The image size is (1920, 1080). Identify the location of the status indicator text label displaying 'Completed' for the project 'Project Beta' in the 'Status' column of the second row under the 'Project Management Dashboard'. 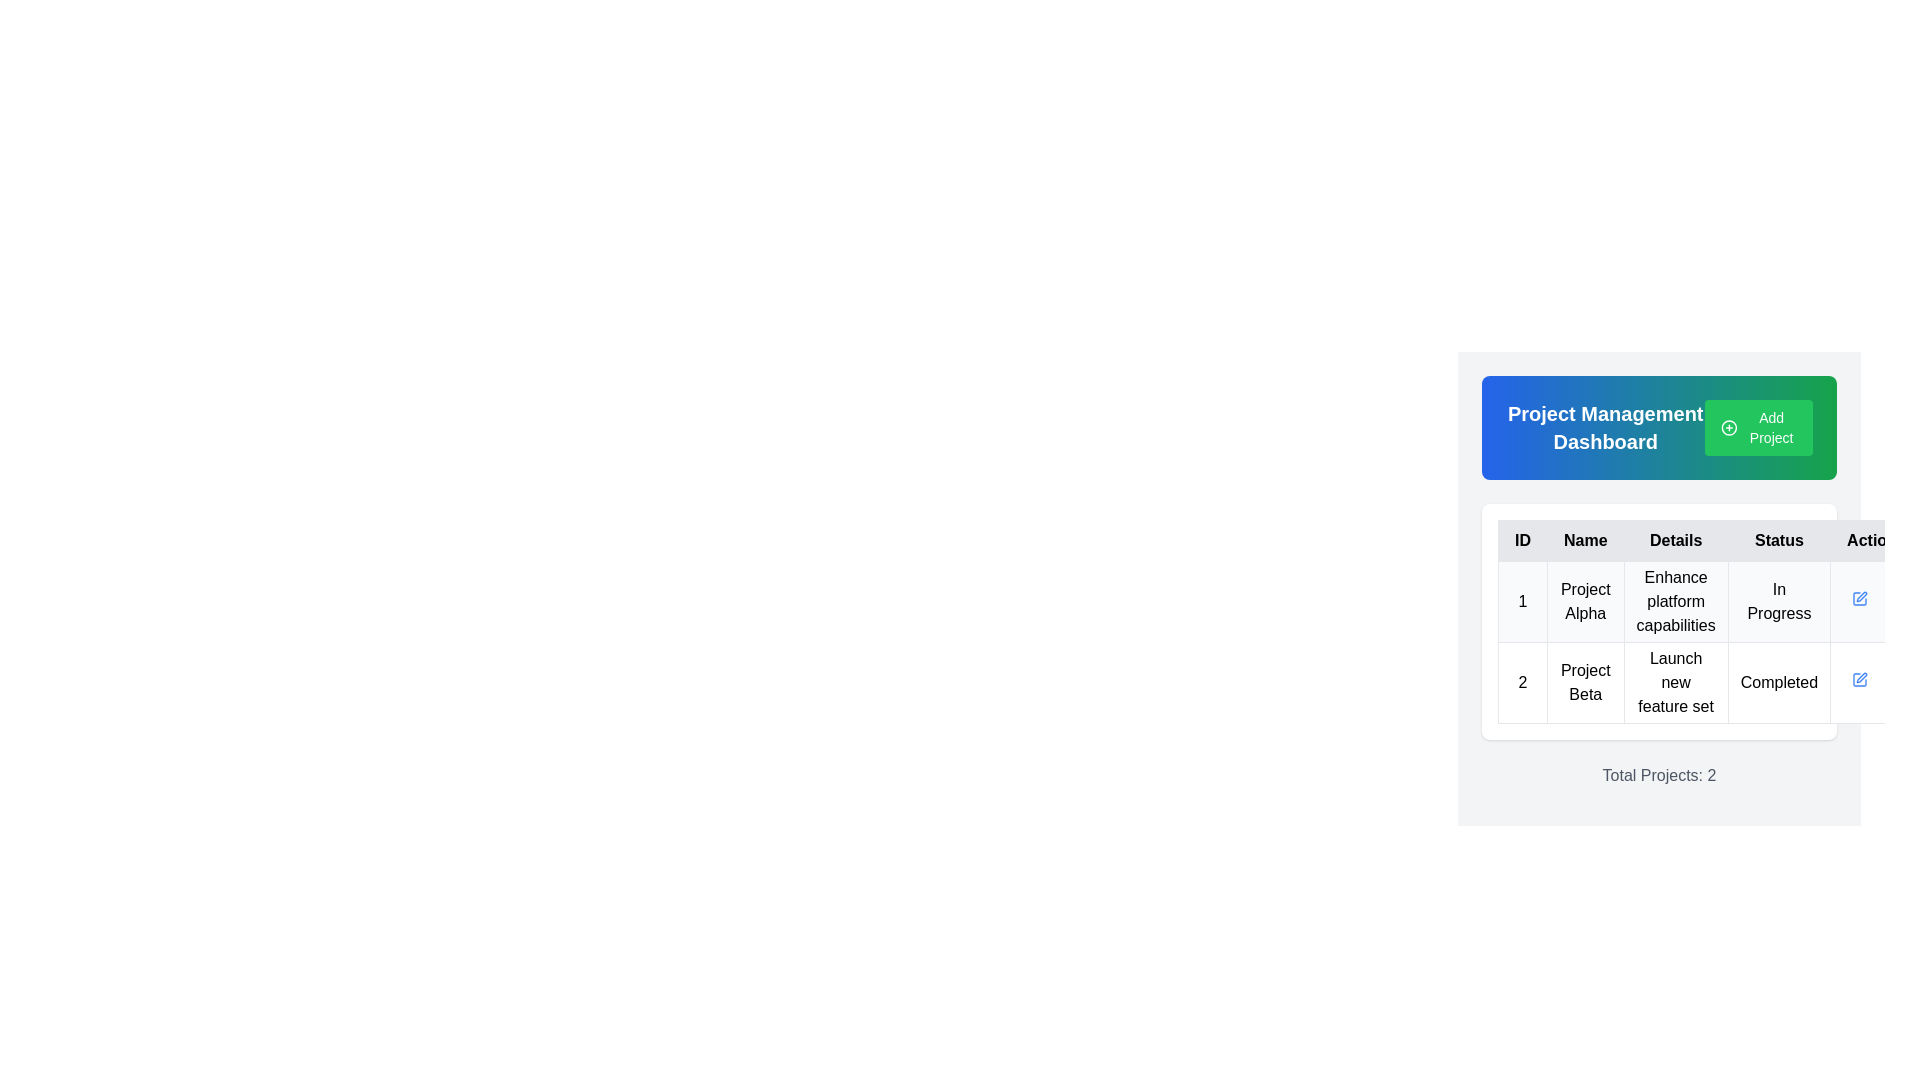
(1779, 681).